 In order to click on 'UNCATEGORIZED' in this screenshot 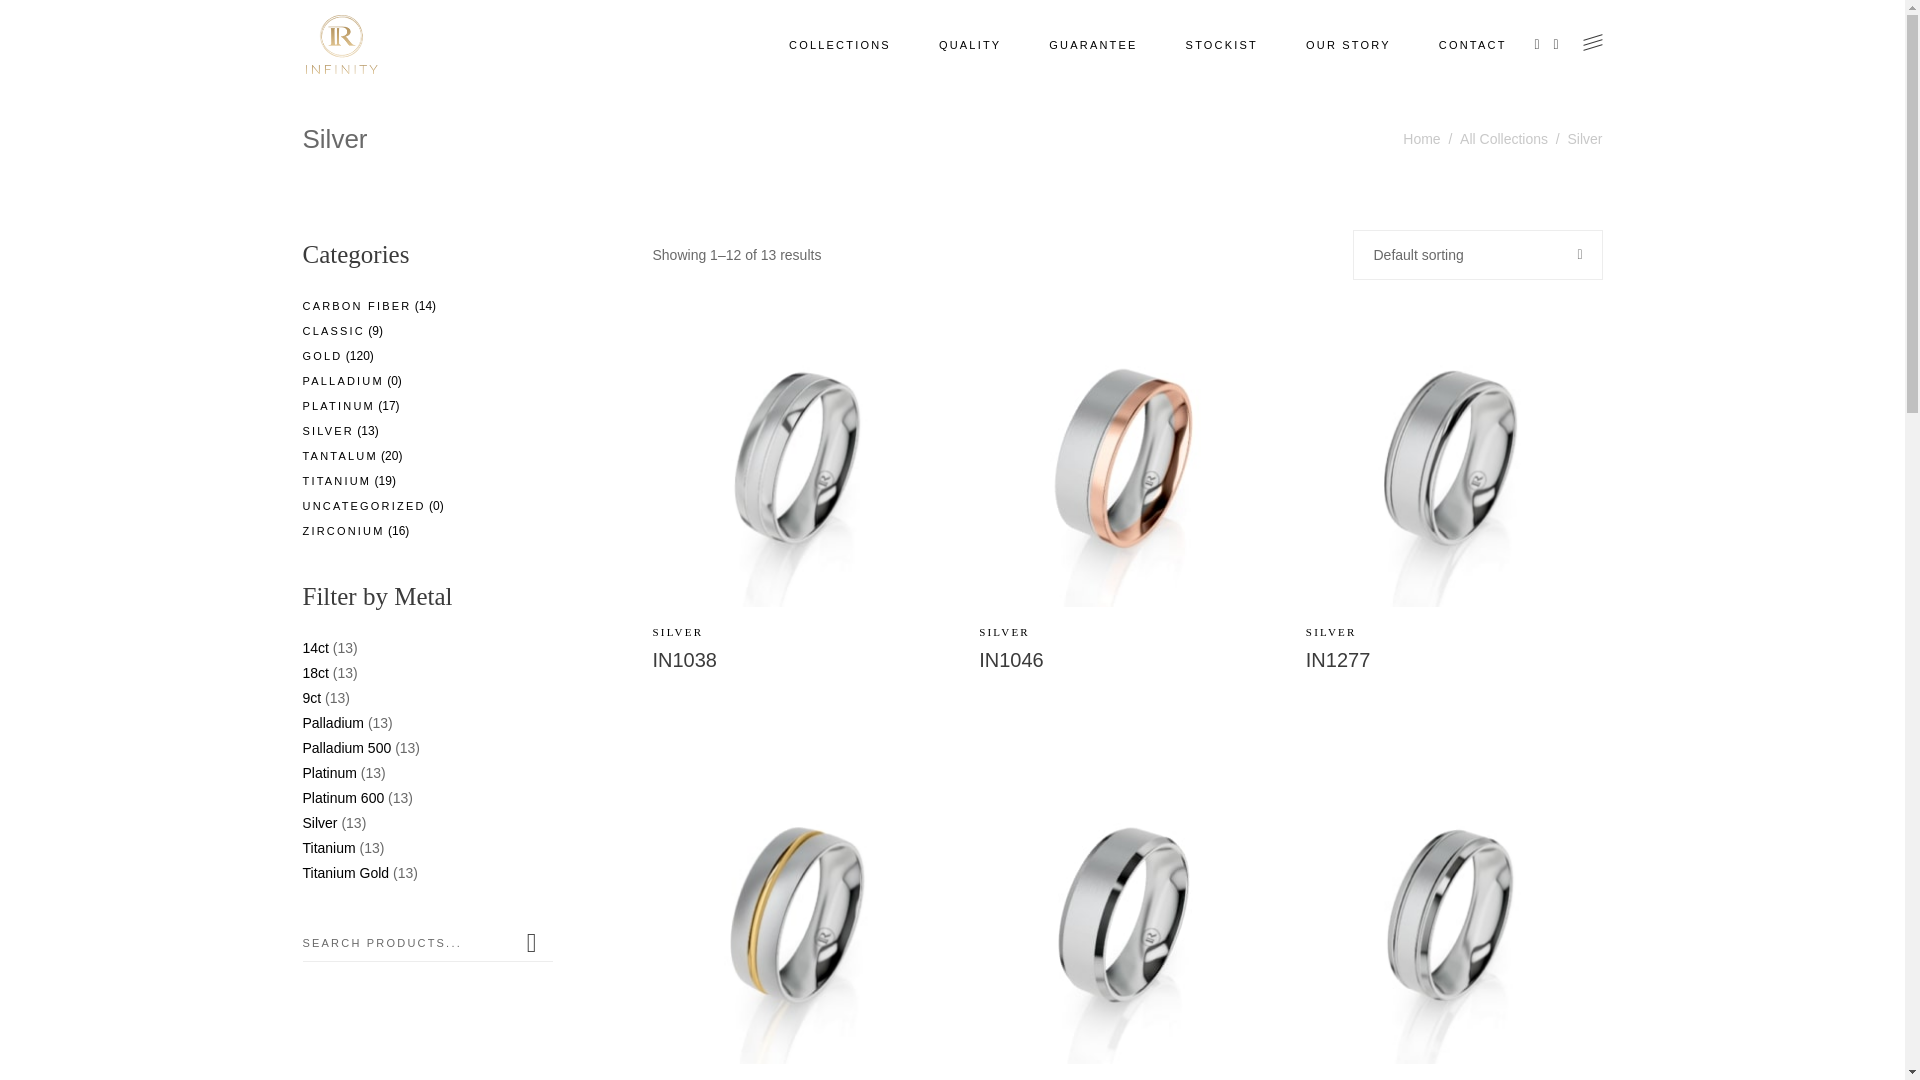, I will do `click(363, 504)`.